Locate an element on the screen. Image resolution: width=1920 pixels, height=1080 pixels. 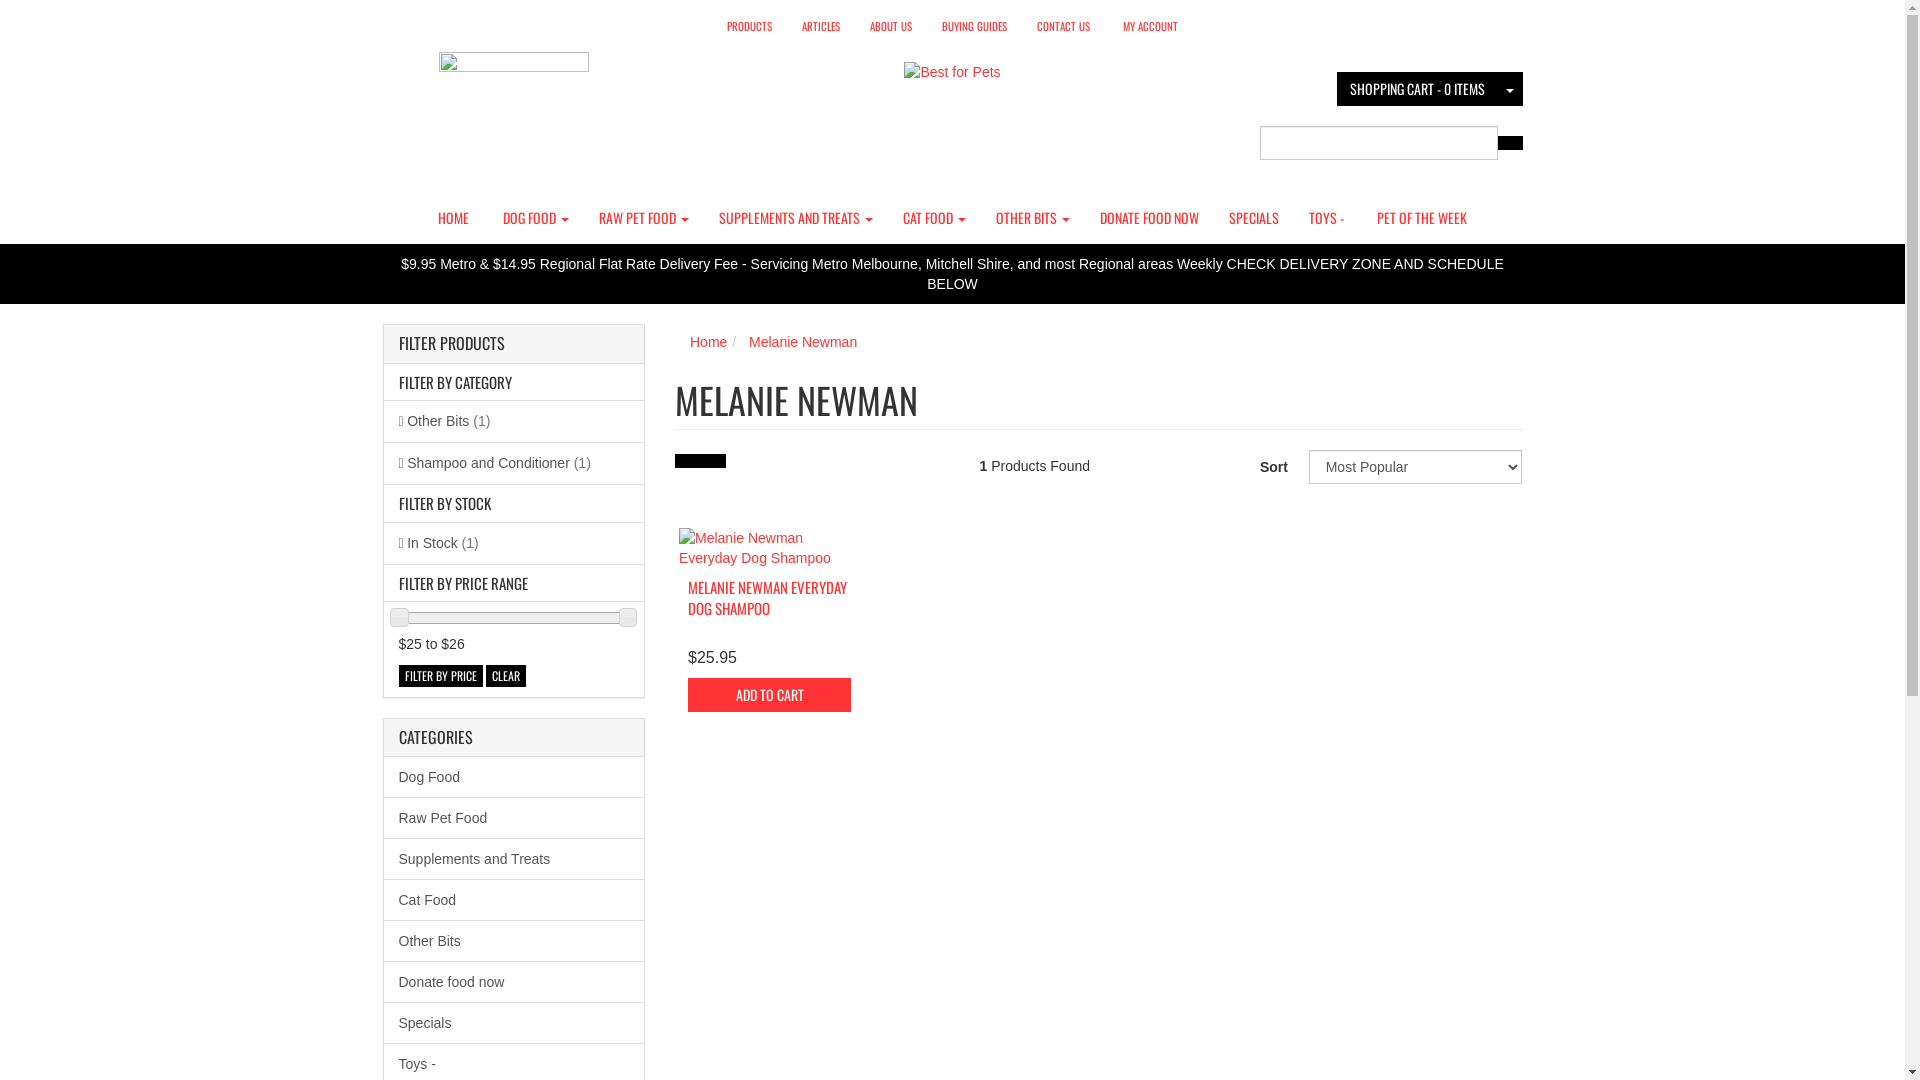
'Home' is located at coordinates (708, 341).